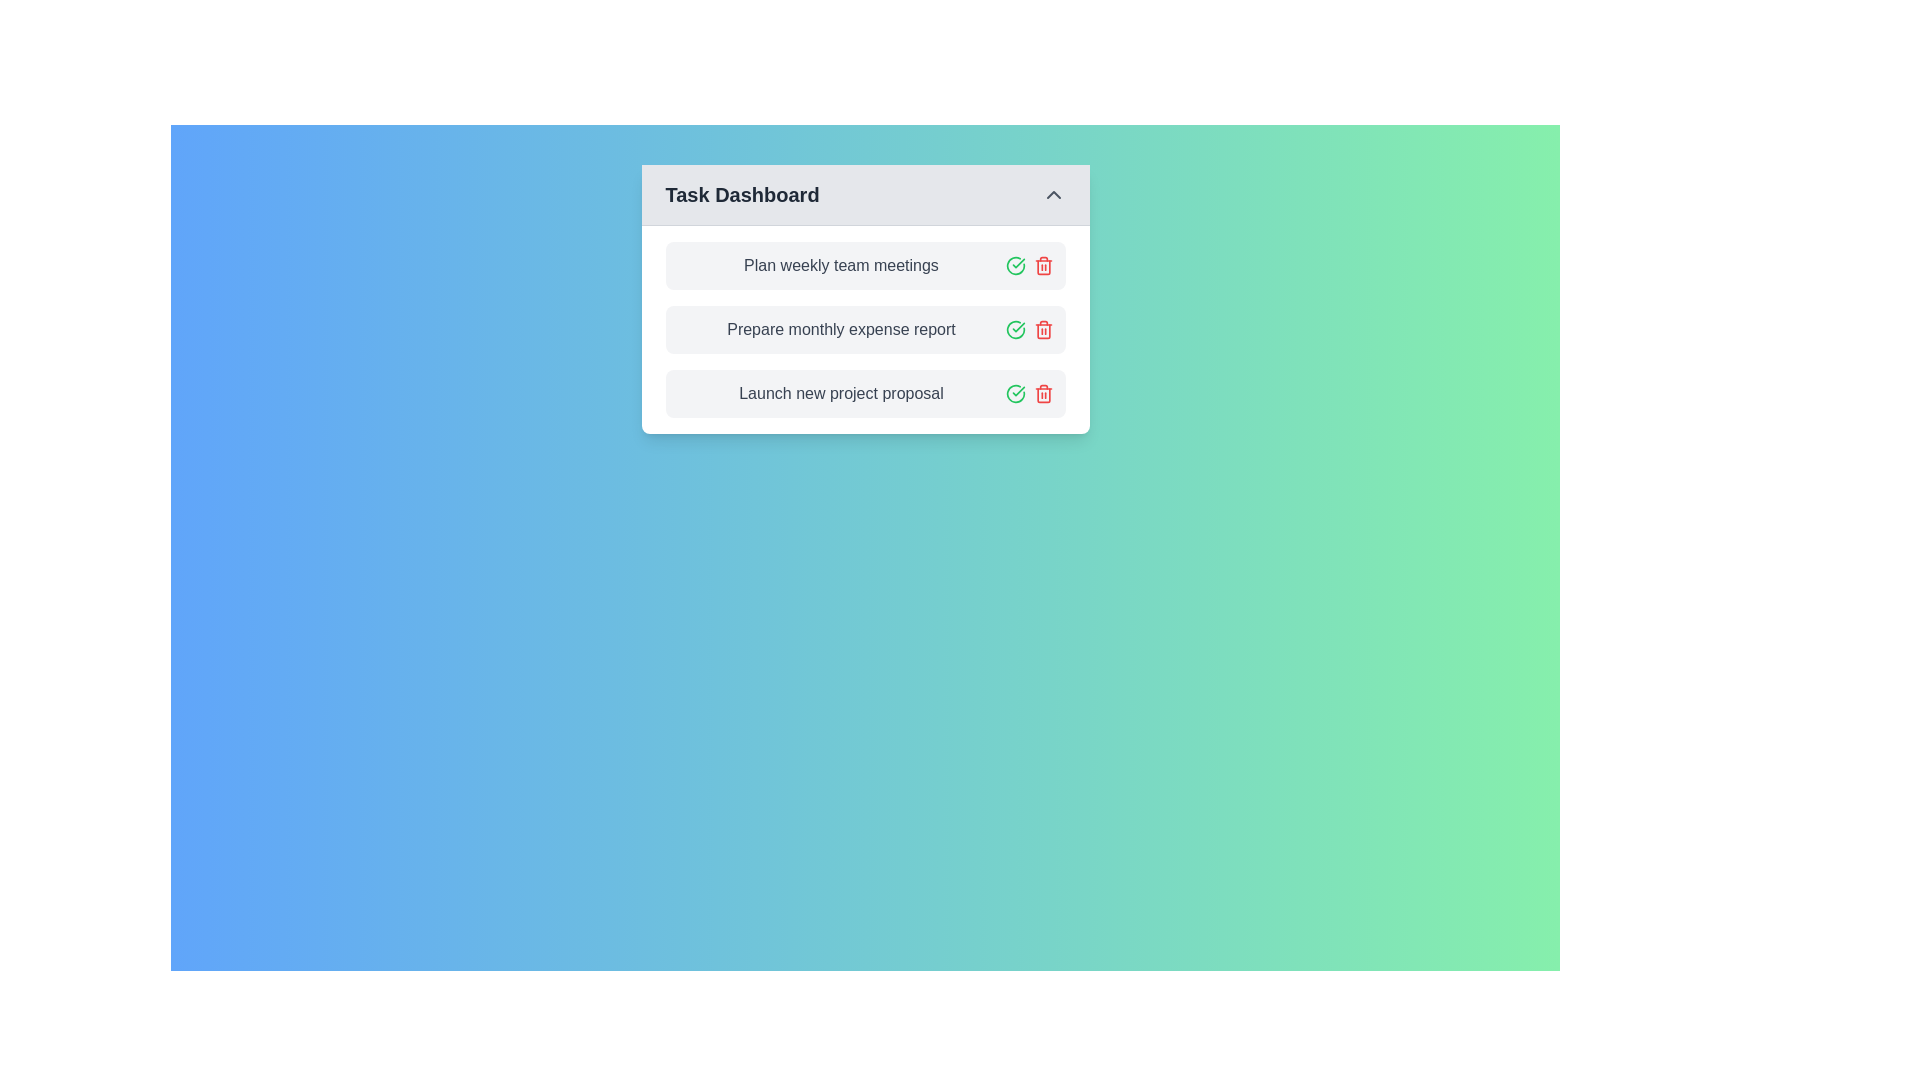 The width and height of the screenshot is (1920, 1080). Describe the element at coordinates (1042, 395) in the screenshot. I see `the second segment of the red trash icon located next to the text 'Launch new project proposal'` at that location.